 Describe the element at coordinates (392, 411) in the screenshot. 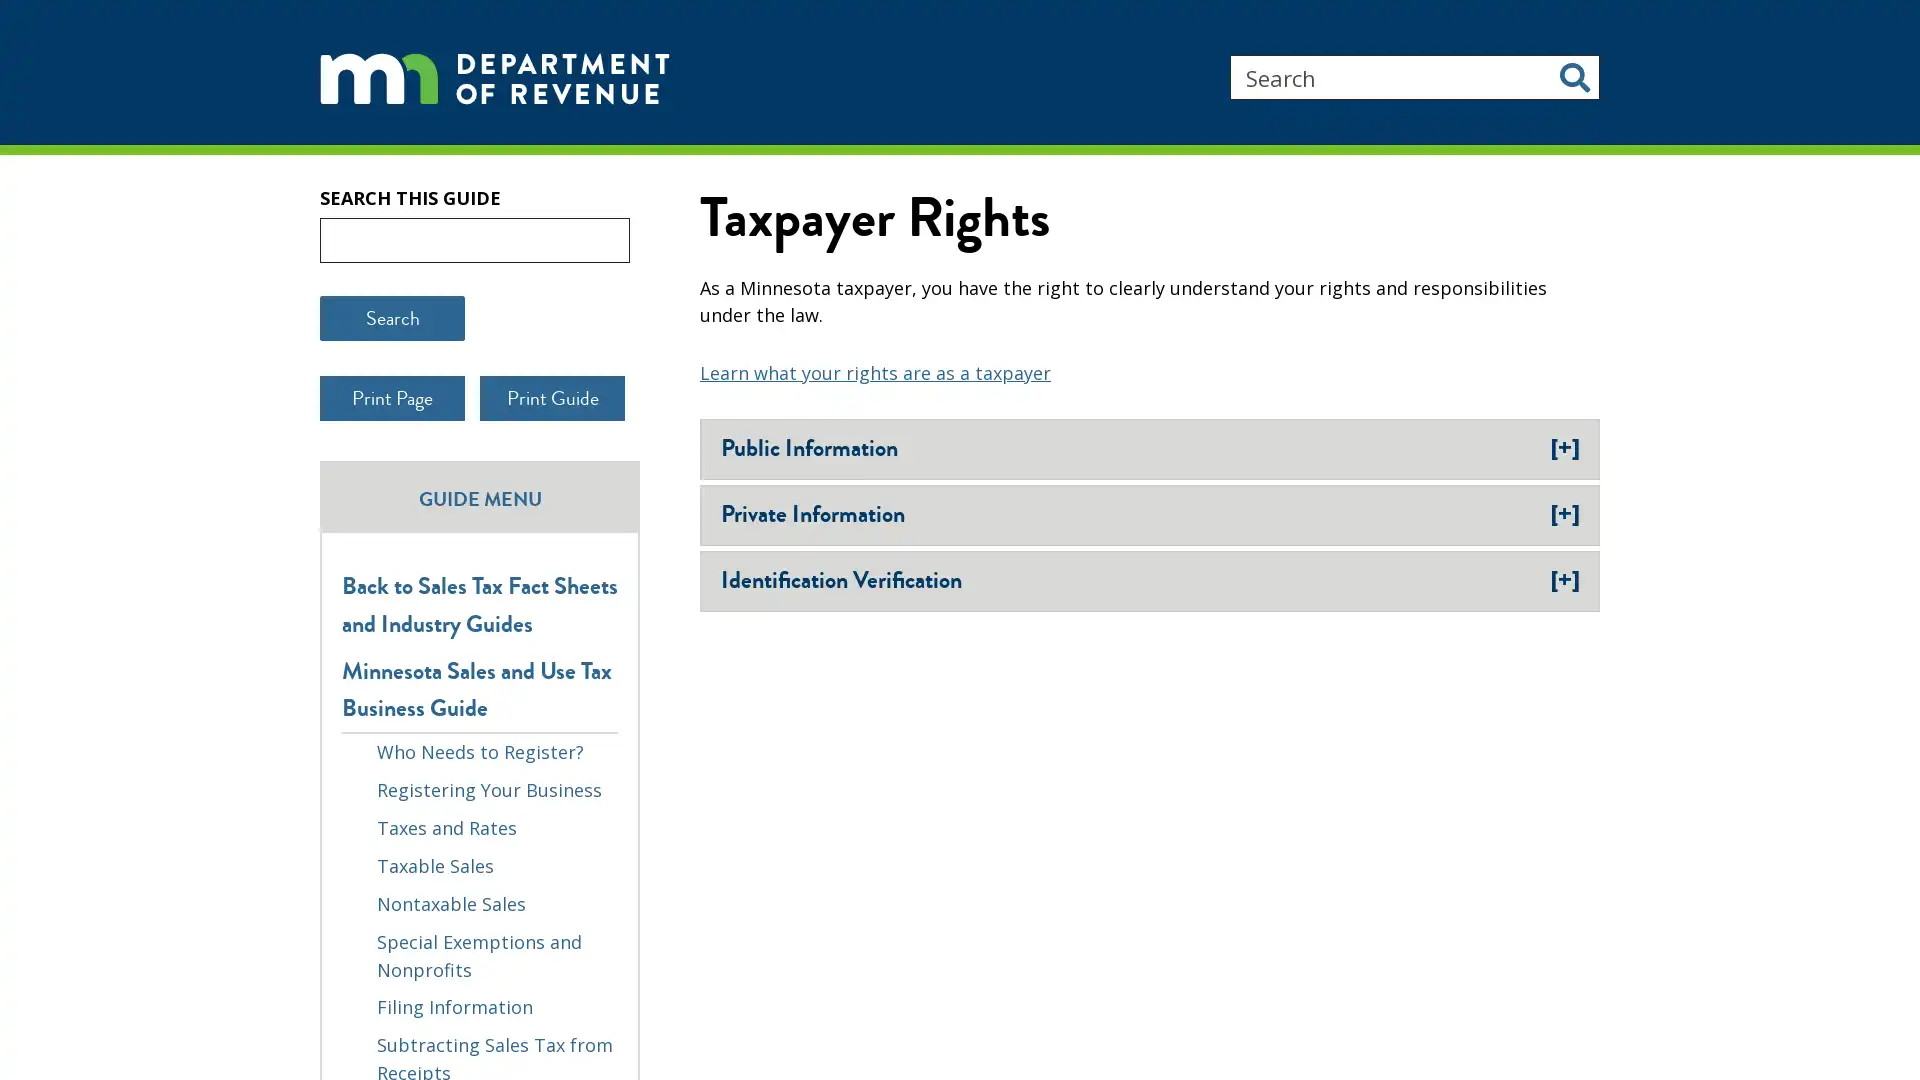

I see `Search` at that location.